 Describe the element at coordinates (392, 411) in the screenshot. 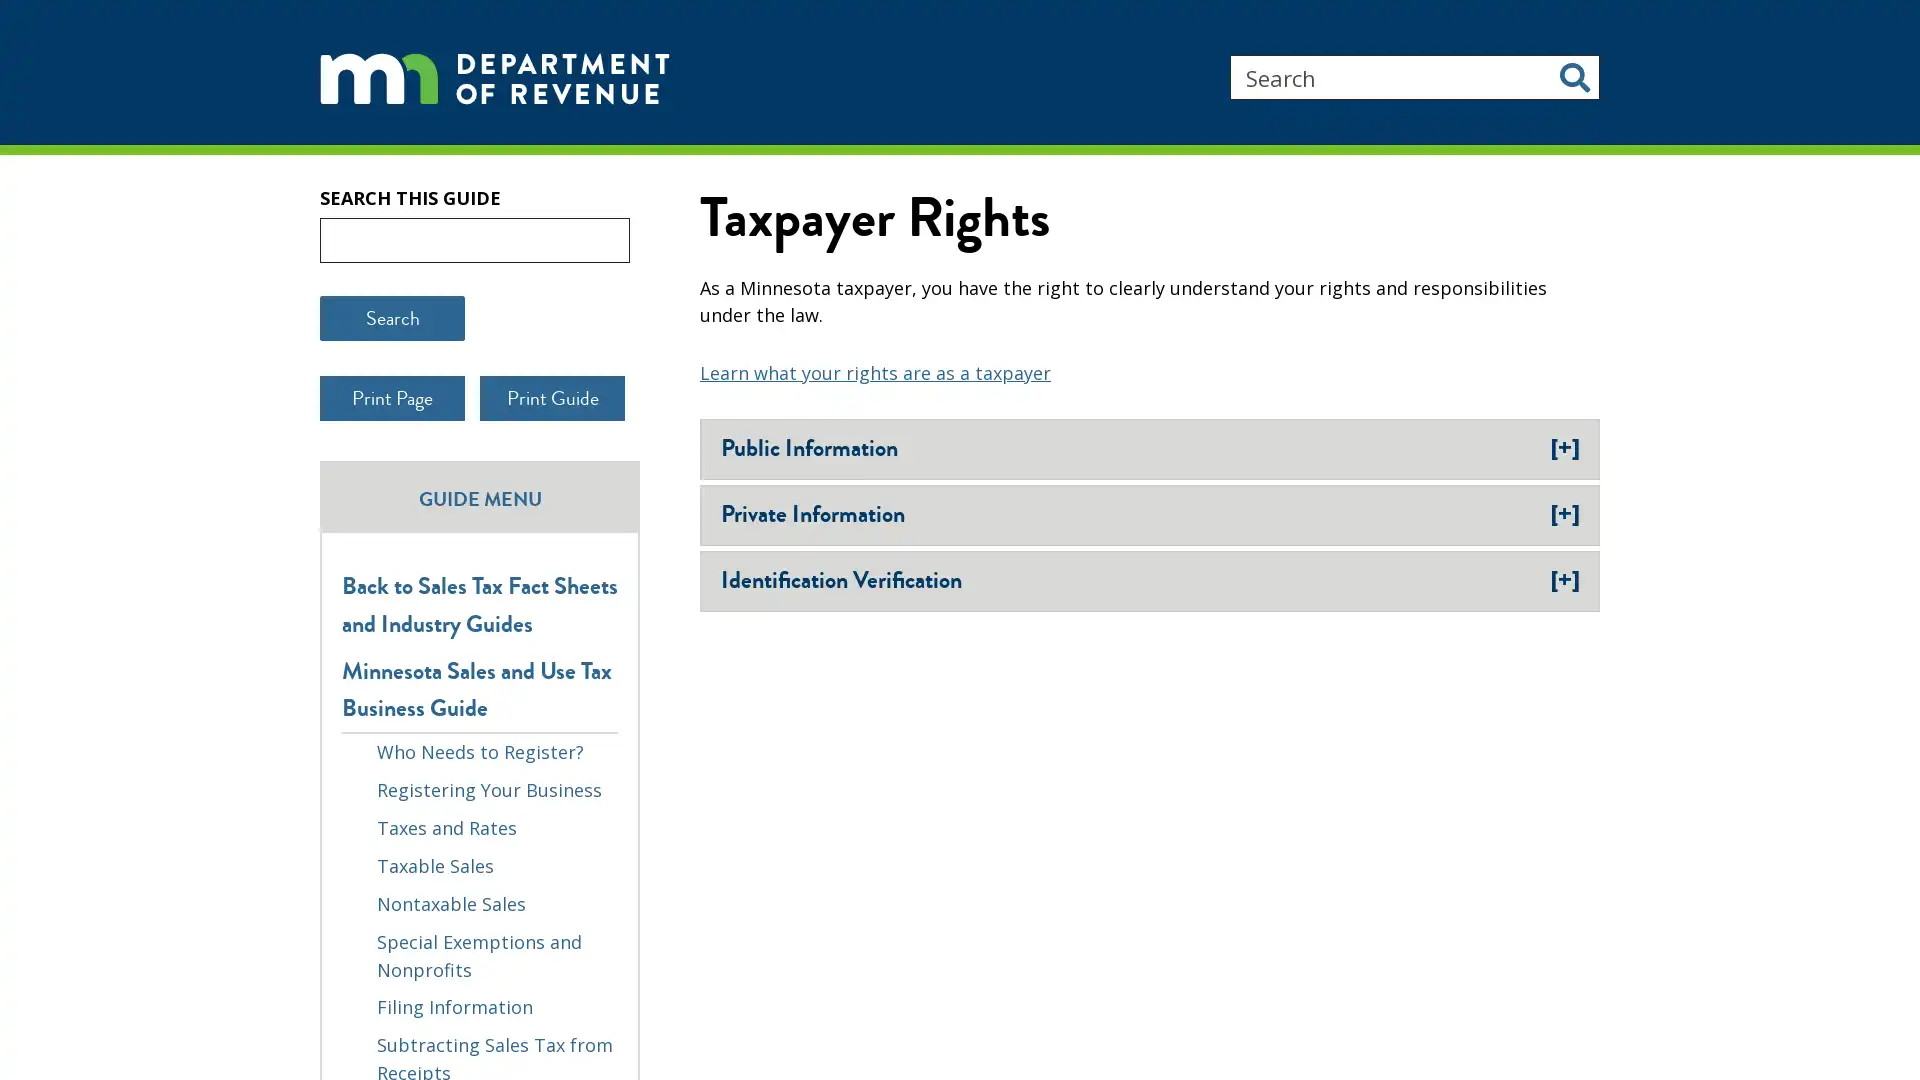

I see `Search` at that location.